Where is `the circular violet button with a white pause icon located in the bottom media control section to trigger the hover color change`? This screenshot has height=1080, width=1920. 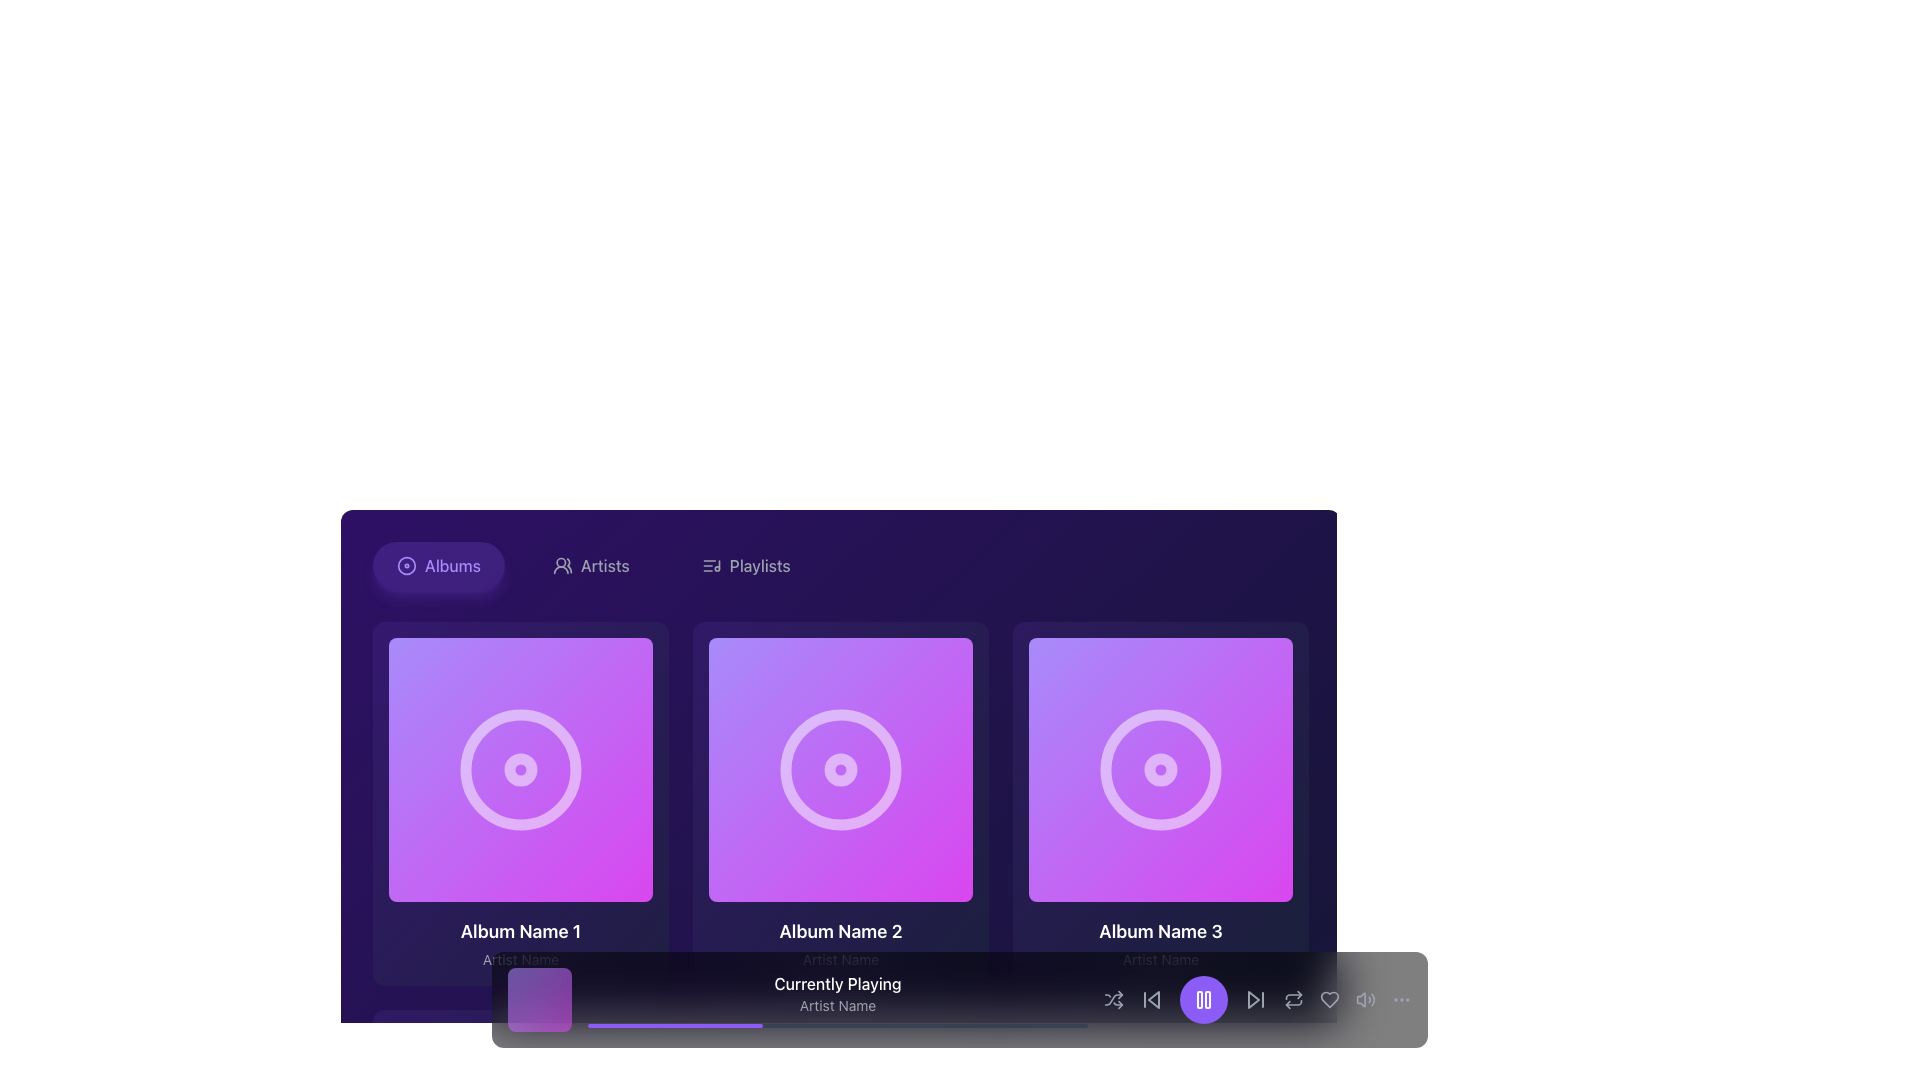 the circular violet button with a white pause icon located in the bottom media control section to trigger the hover color change is located at coordinates (1203, 999).